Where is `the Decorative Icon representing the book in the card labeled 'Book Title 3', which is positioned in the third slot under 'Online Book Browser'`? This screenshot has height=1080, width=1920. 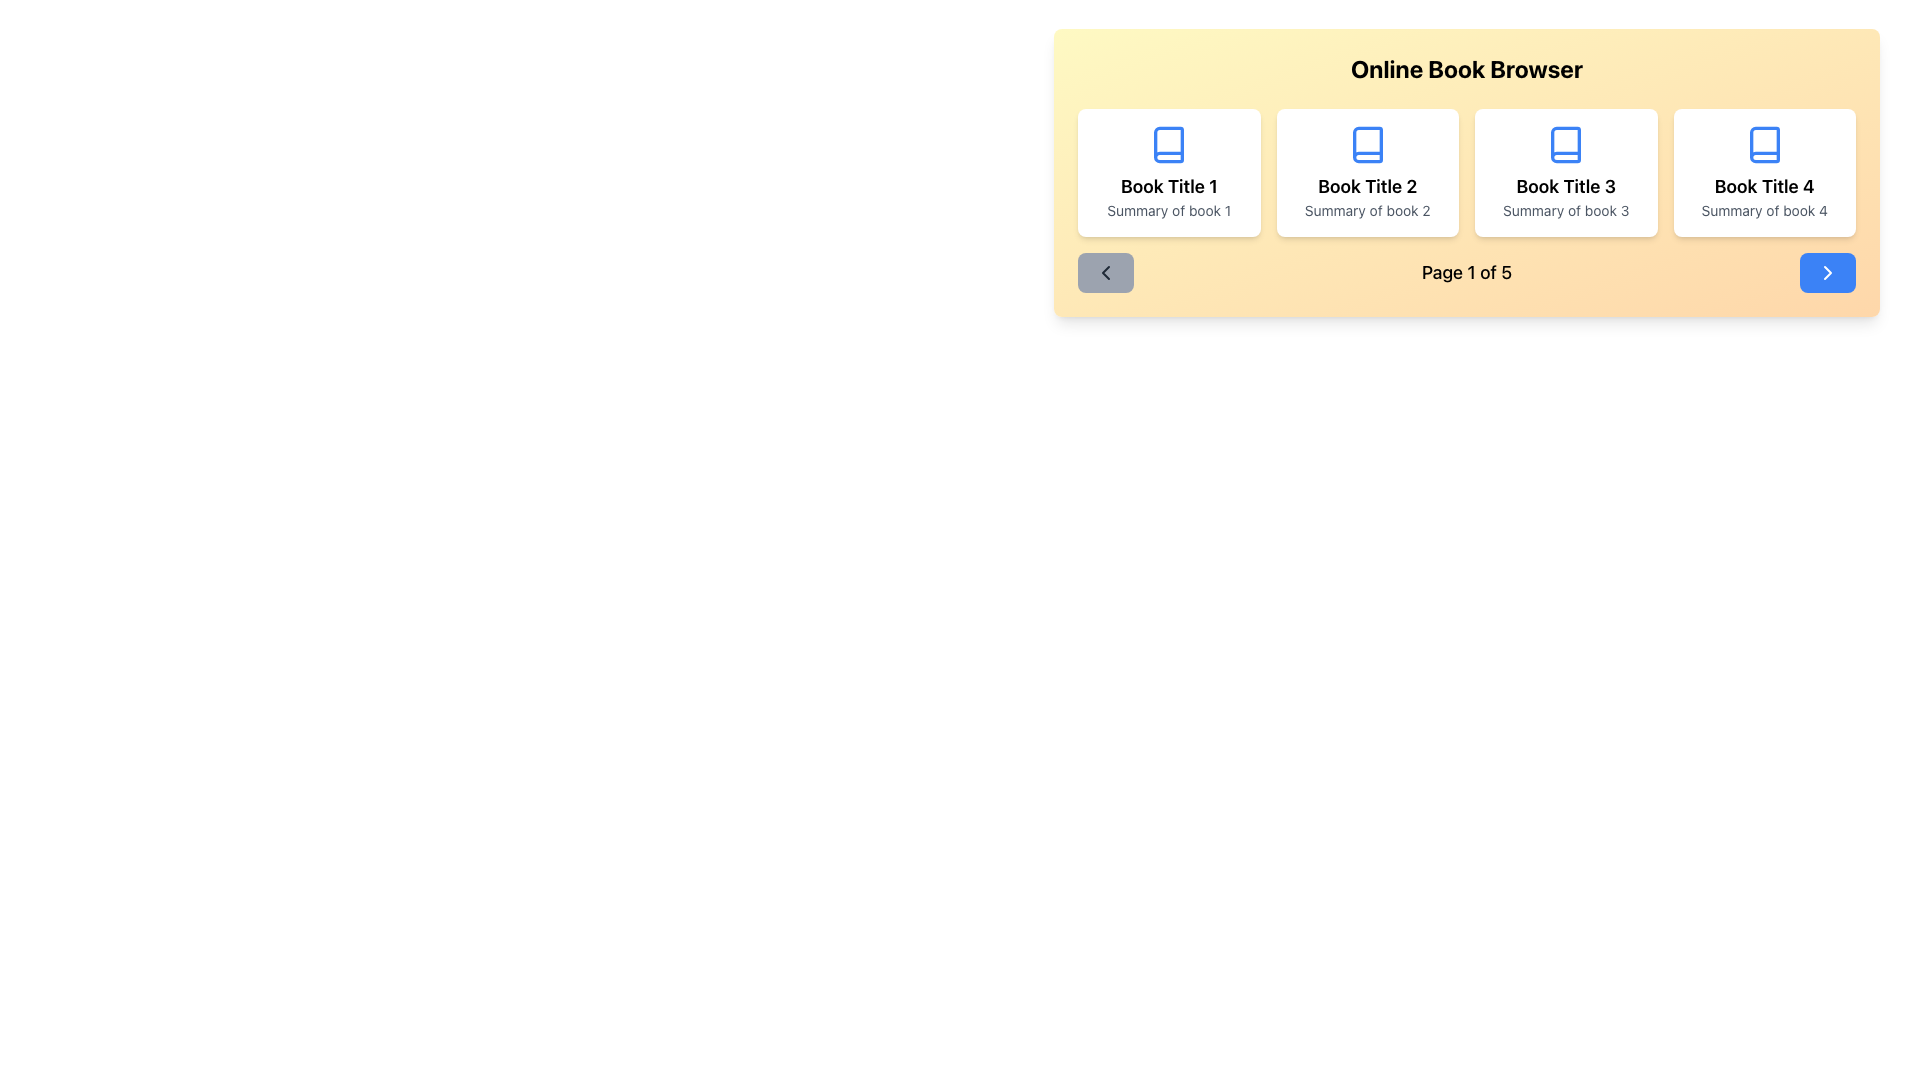 the Decorative Icon representing the book in the card labeled 'Book Title 3', which is positioned in the third slot under 'Online Book Browser' is located at coordinates (1565, 144).